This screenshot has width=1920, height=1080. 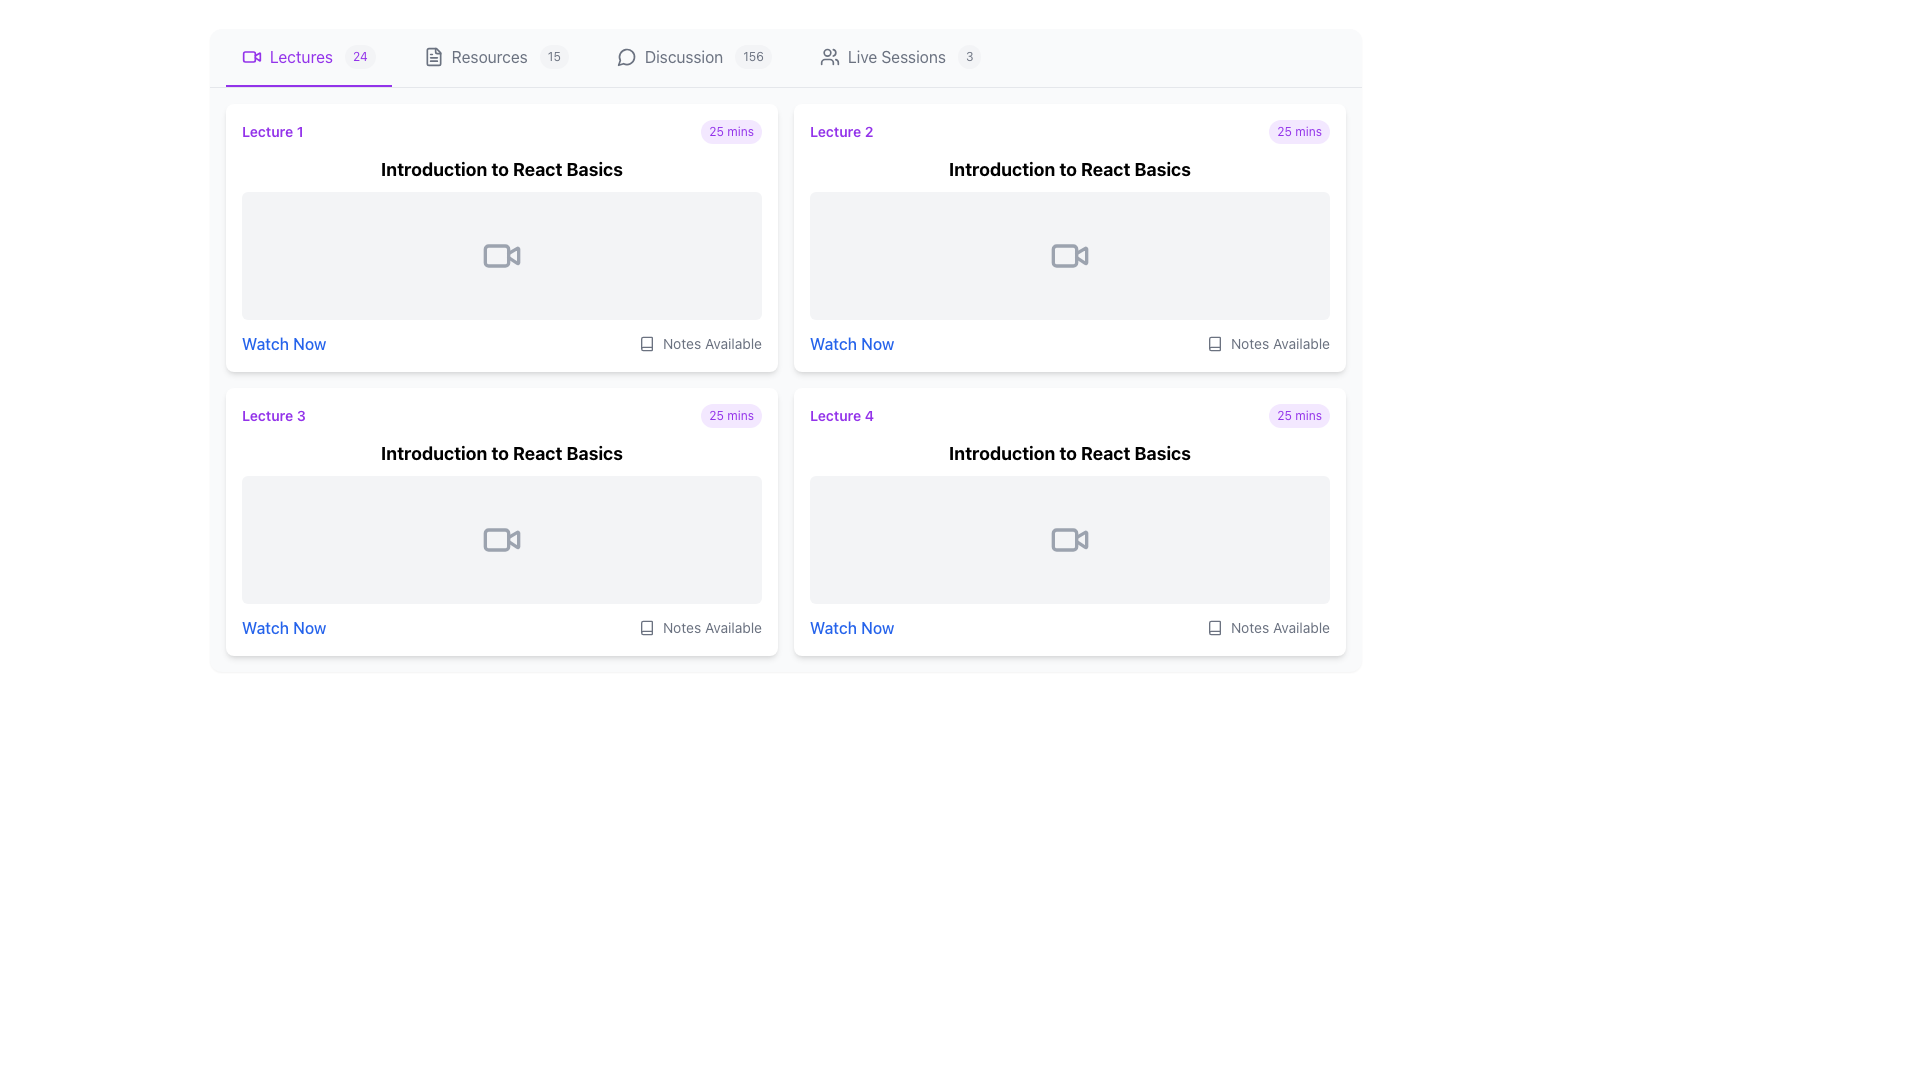 What do you see at coordinates (647, 342) in the screenshot?
I see `the book icon that is part of the 'Notes Available' text, located to the left of the text and aligned vertically in the center, below the video thumbnail area for Lecture 1` at bounding box center [647, 342].